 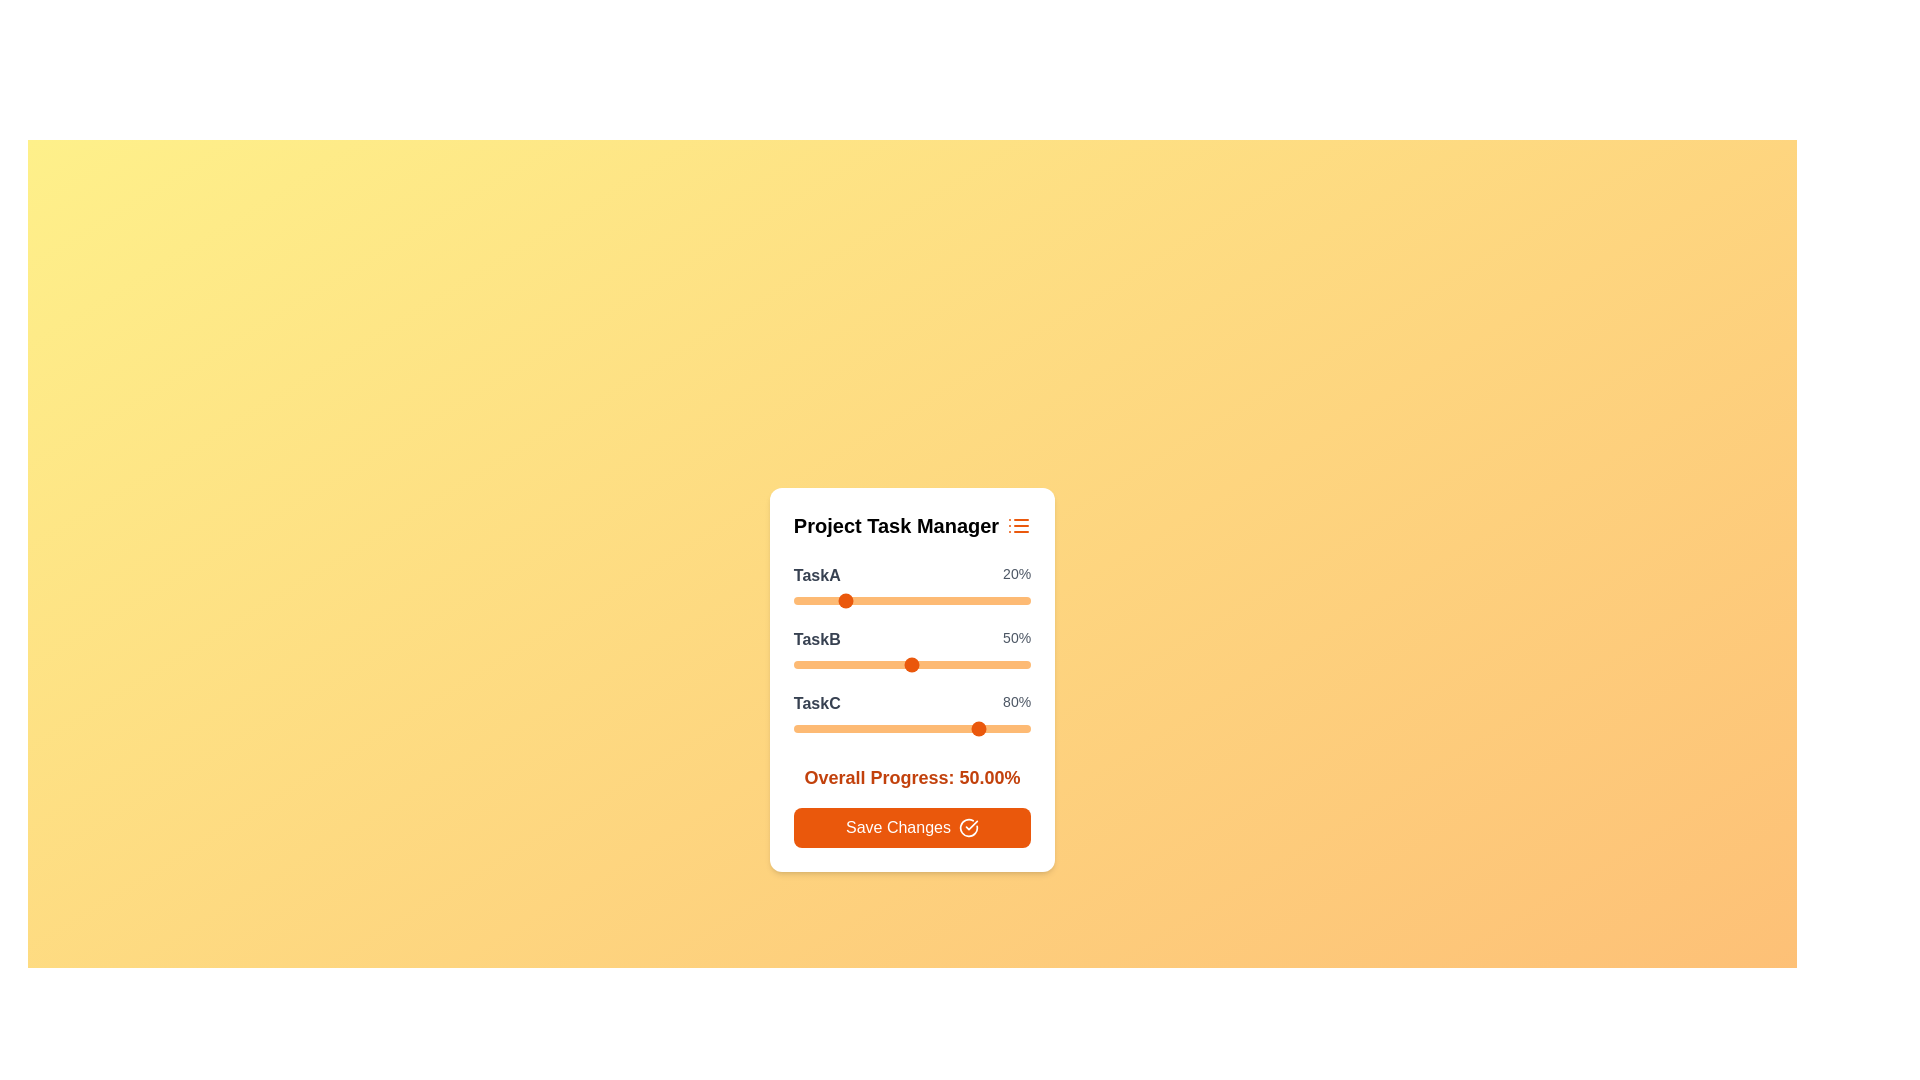 What do you see at coordinates (932, 664) in the screenshot?
I see `the TaskB slider to 59%` at bounding box center [932, 664].